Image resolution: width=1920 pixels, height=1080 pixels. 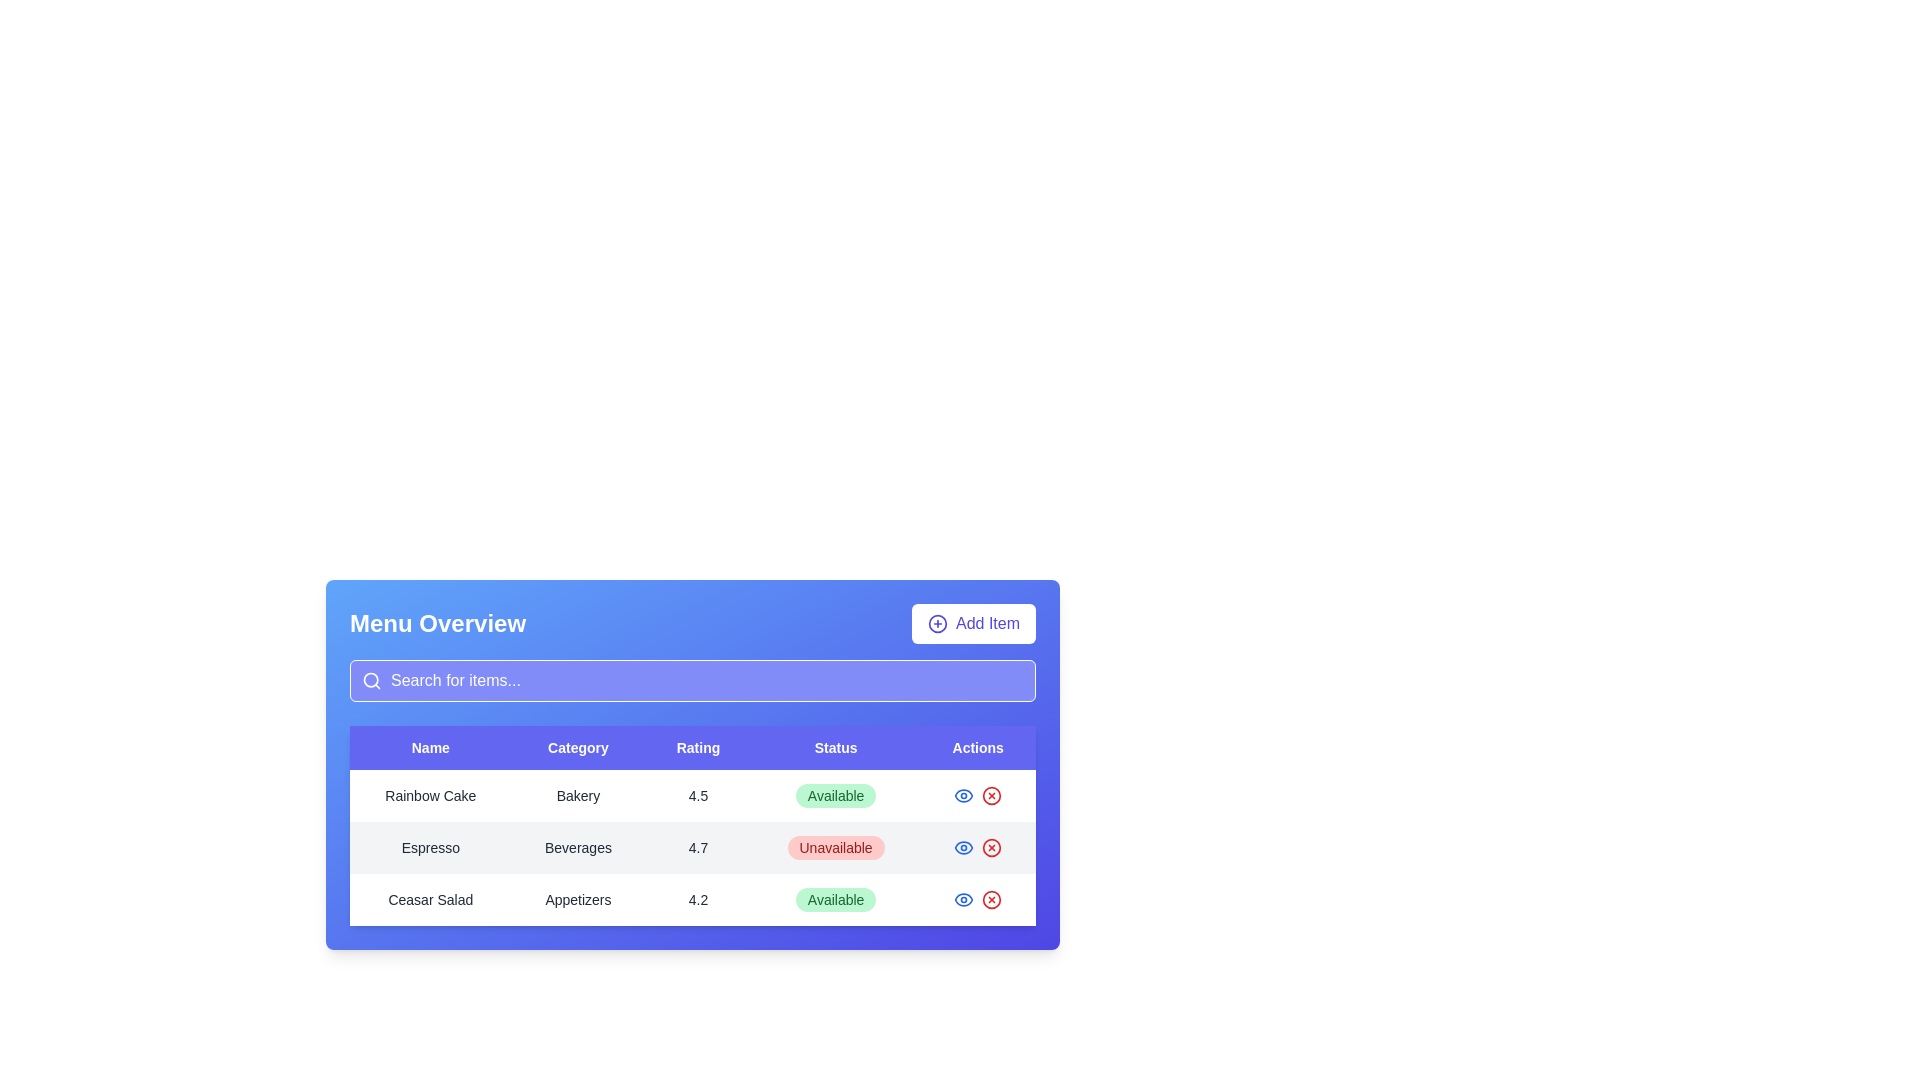 What do you see at coordinates (577, 848) in the screenshot?
I see `the table cell displaying 'Beverages'` at bounding box center [577, 848].